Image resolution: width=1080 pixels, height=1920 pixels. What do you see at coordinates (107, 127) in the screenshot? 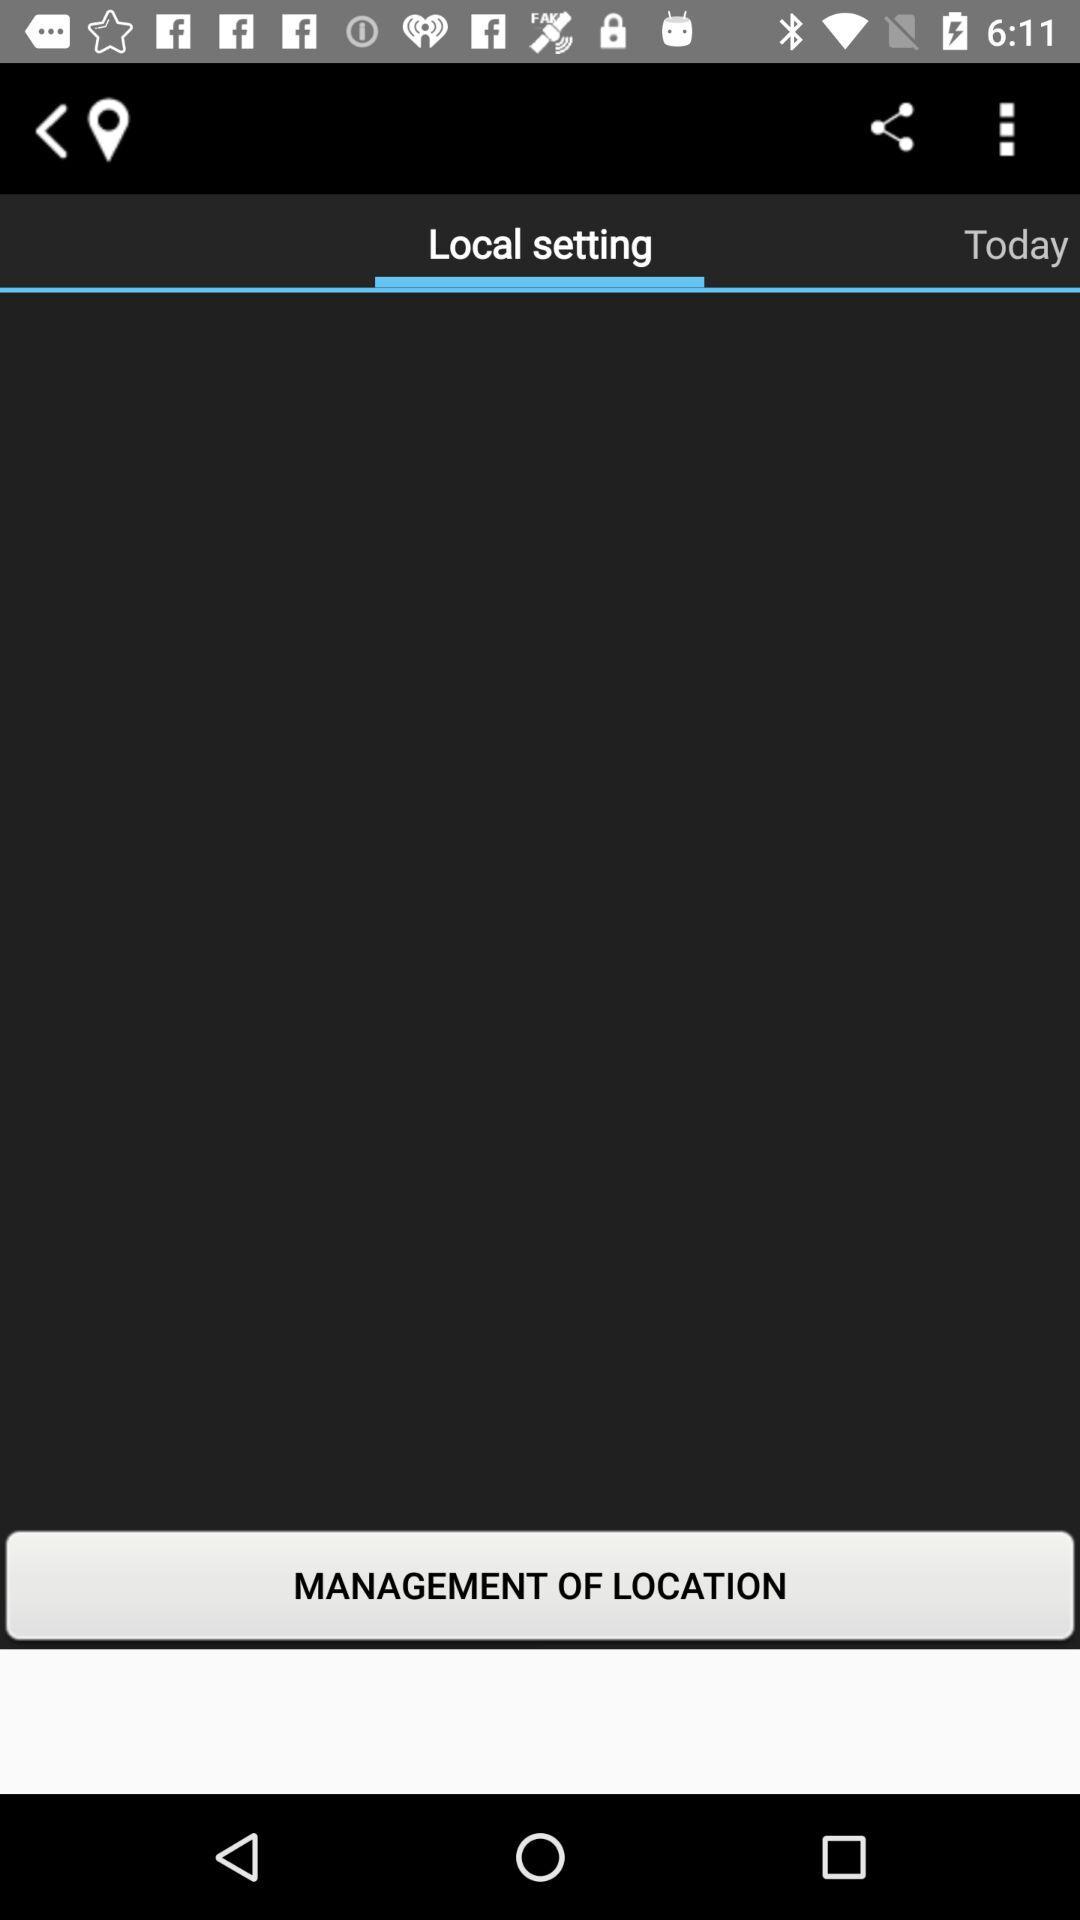
I see `the location icon` at bounding box center [107, 127].